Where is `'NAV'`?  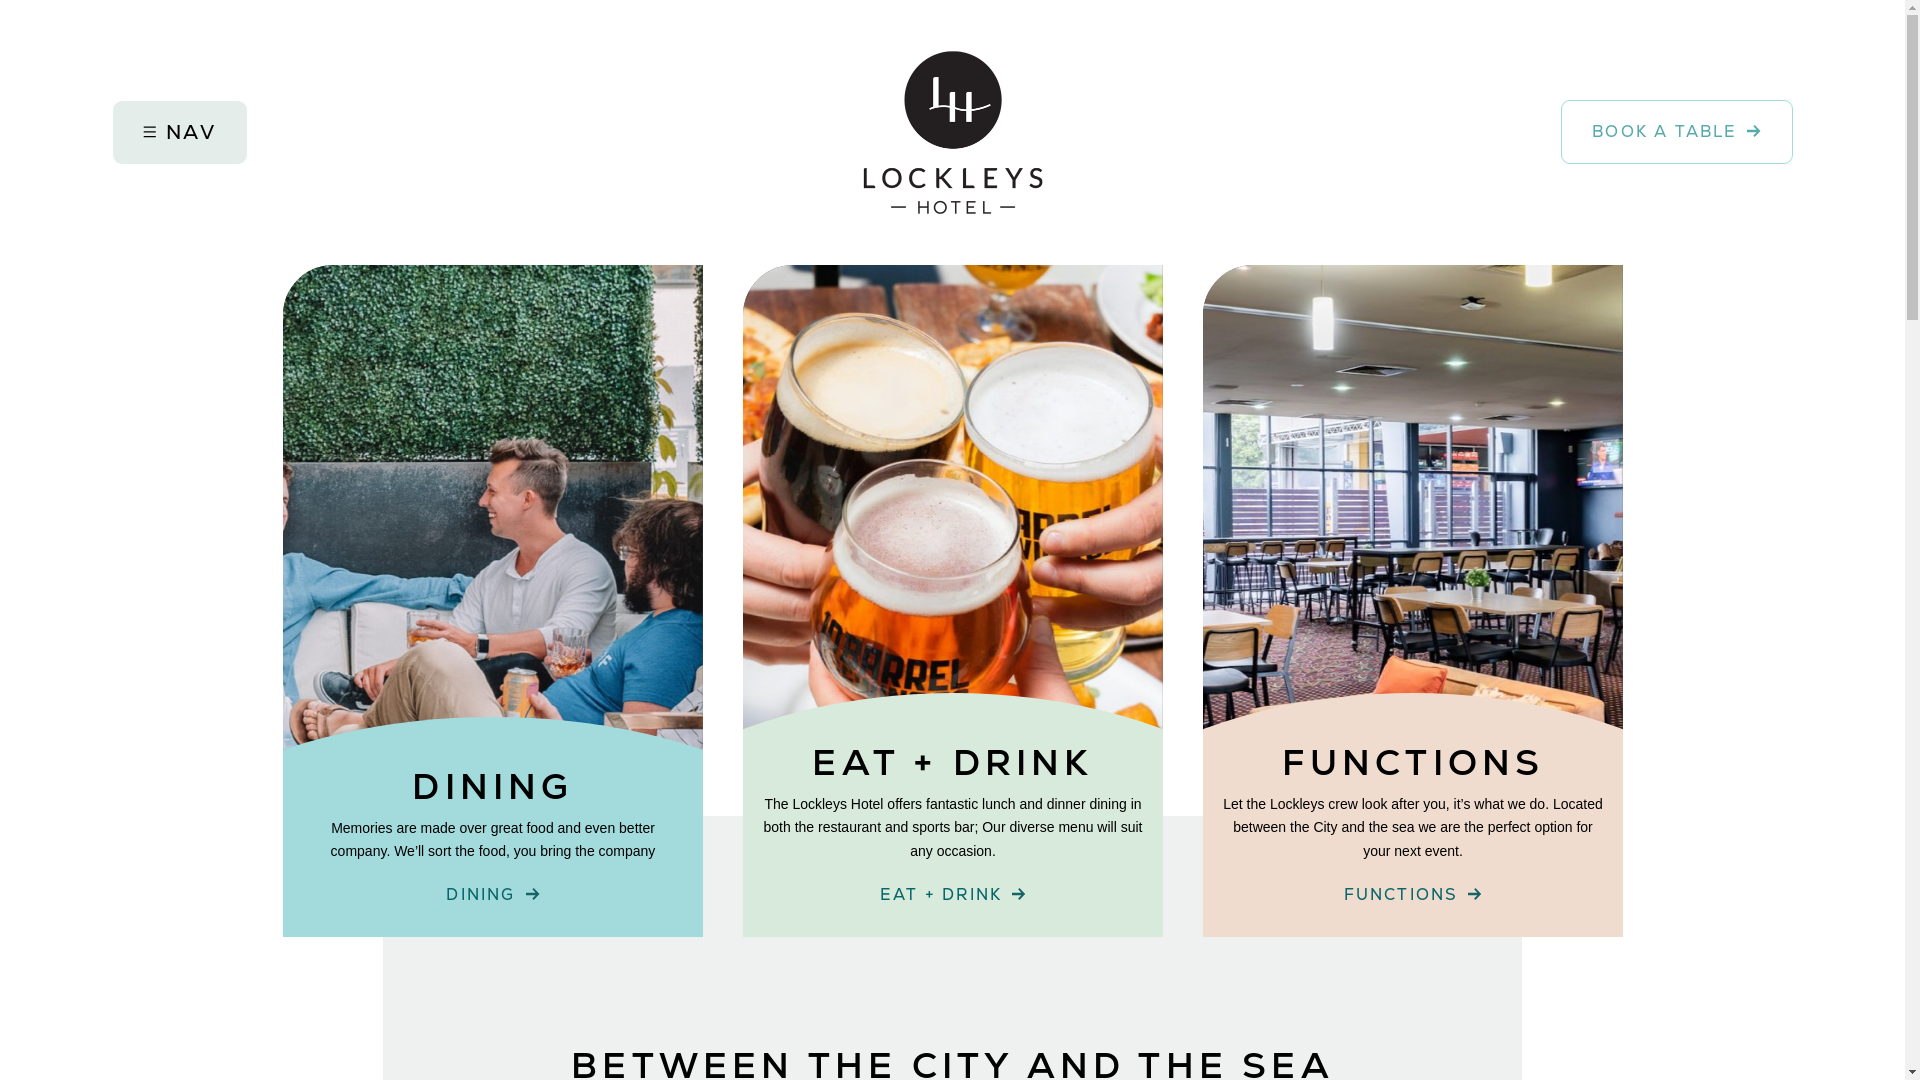 'NAV' is located at coordinates (178, 132).